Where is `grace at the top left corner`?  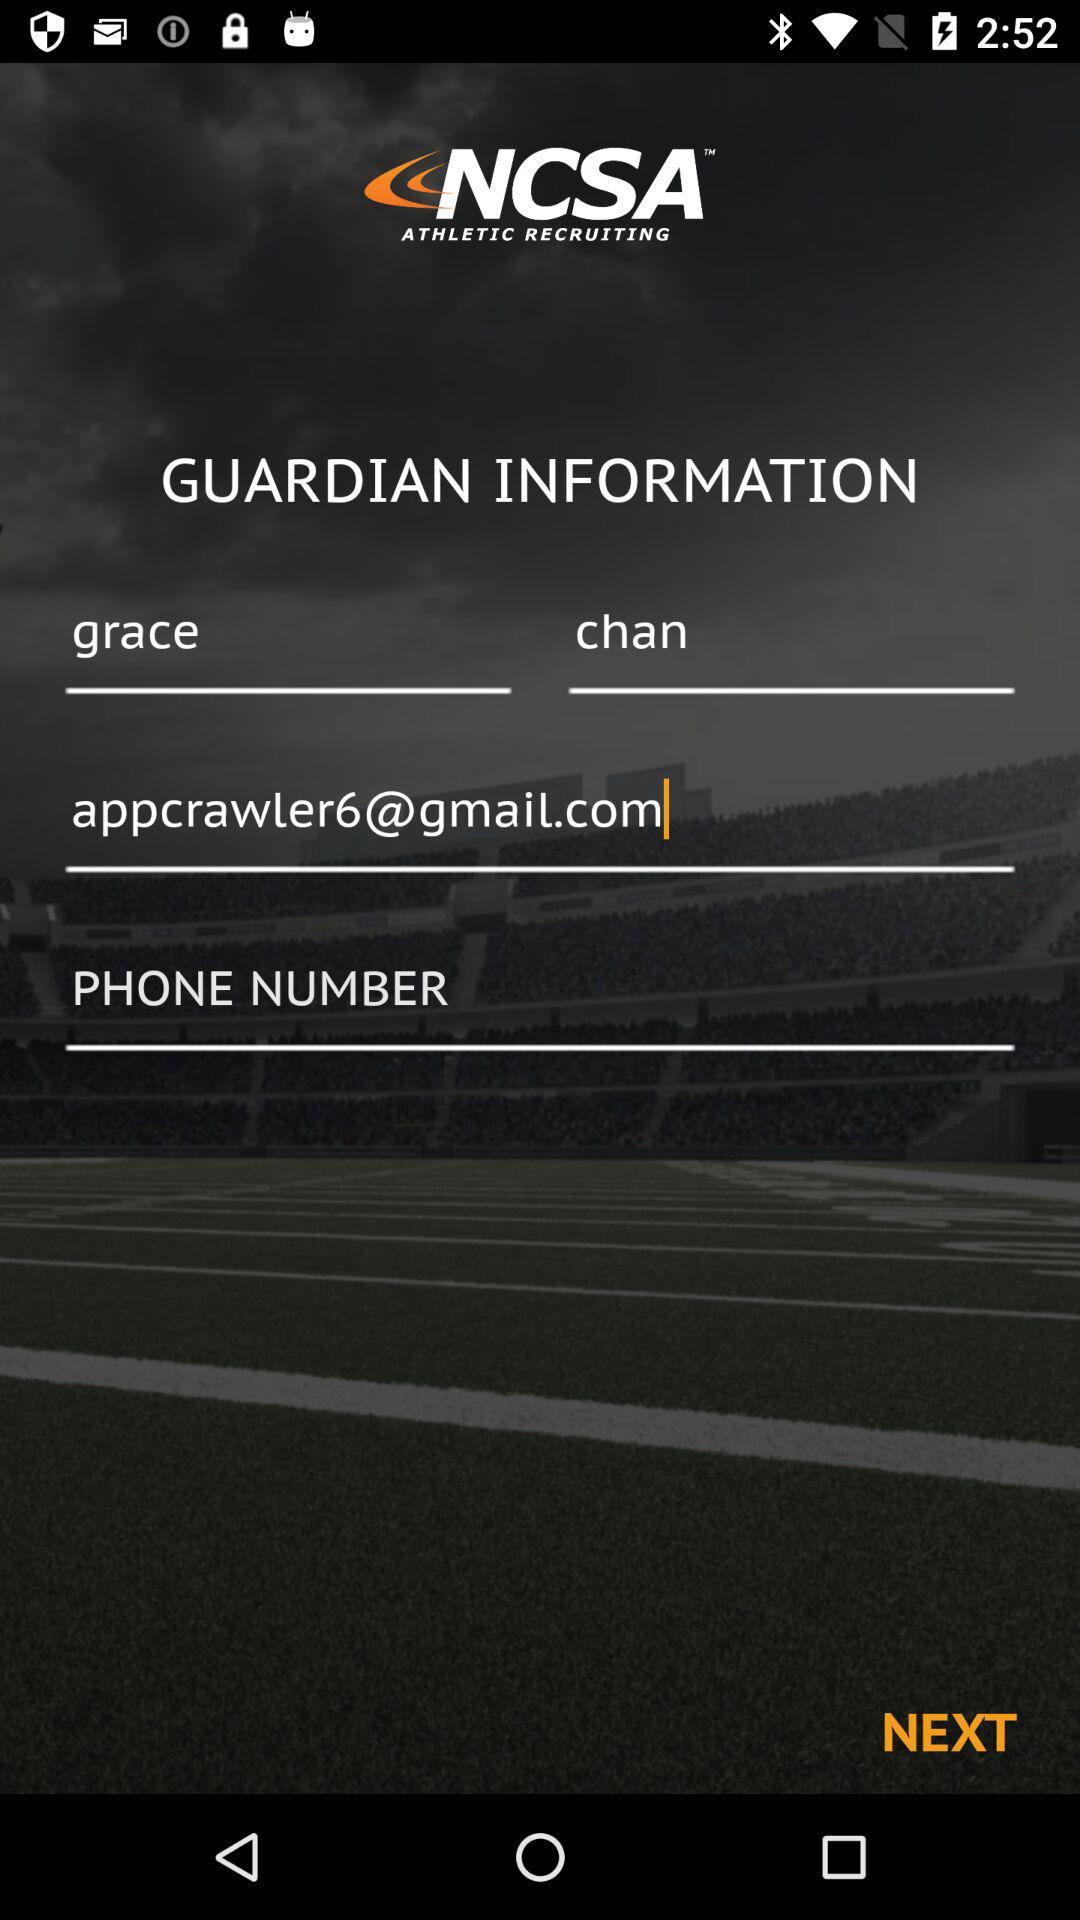 grace at the top left corner is located at coordinates (288, 632).